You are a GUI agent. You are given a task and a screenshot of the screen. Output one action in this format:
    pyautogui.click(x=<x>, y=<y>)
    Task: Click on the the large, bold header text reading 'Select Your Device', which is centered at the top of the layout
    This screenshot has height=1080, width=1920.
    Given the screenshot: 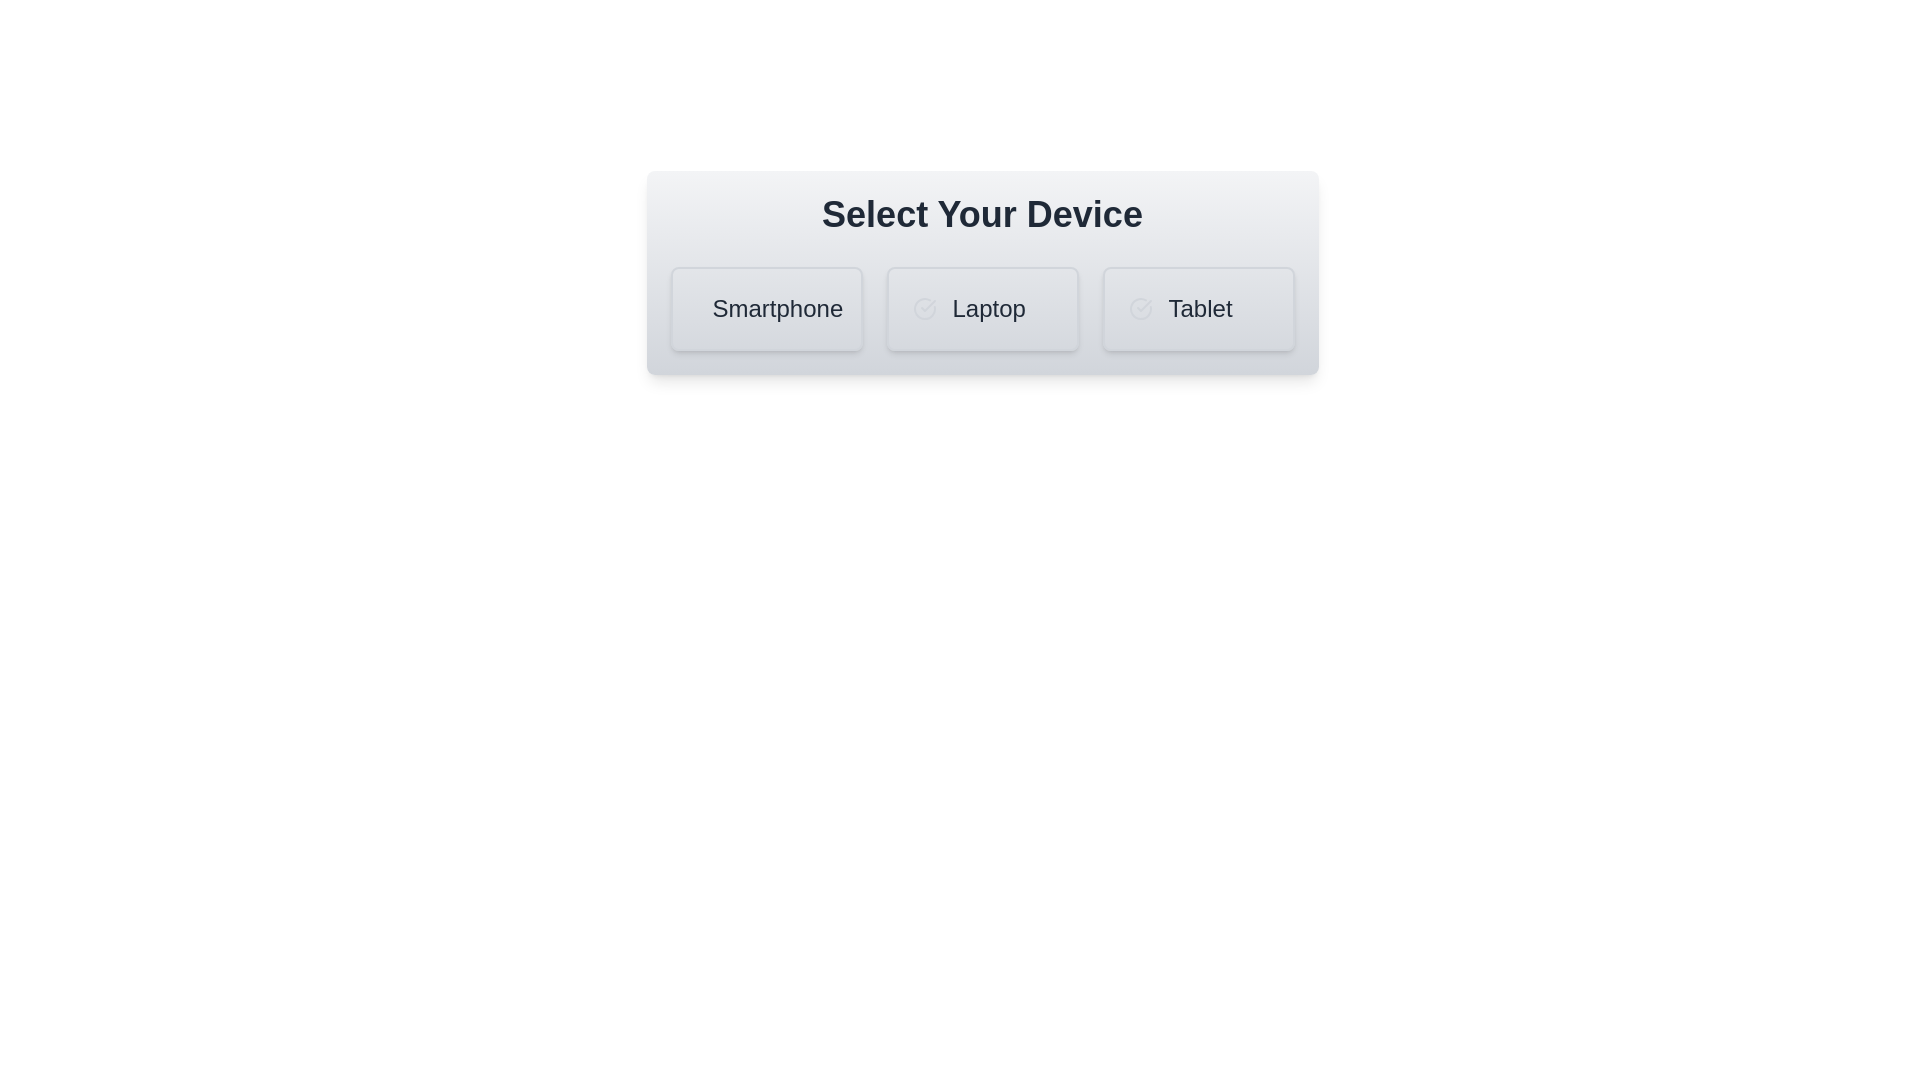 What is the action you would take?
    pyautogui.click(x=982, y=215)
    